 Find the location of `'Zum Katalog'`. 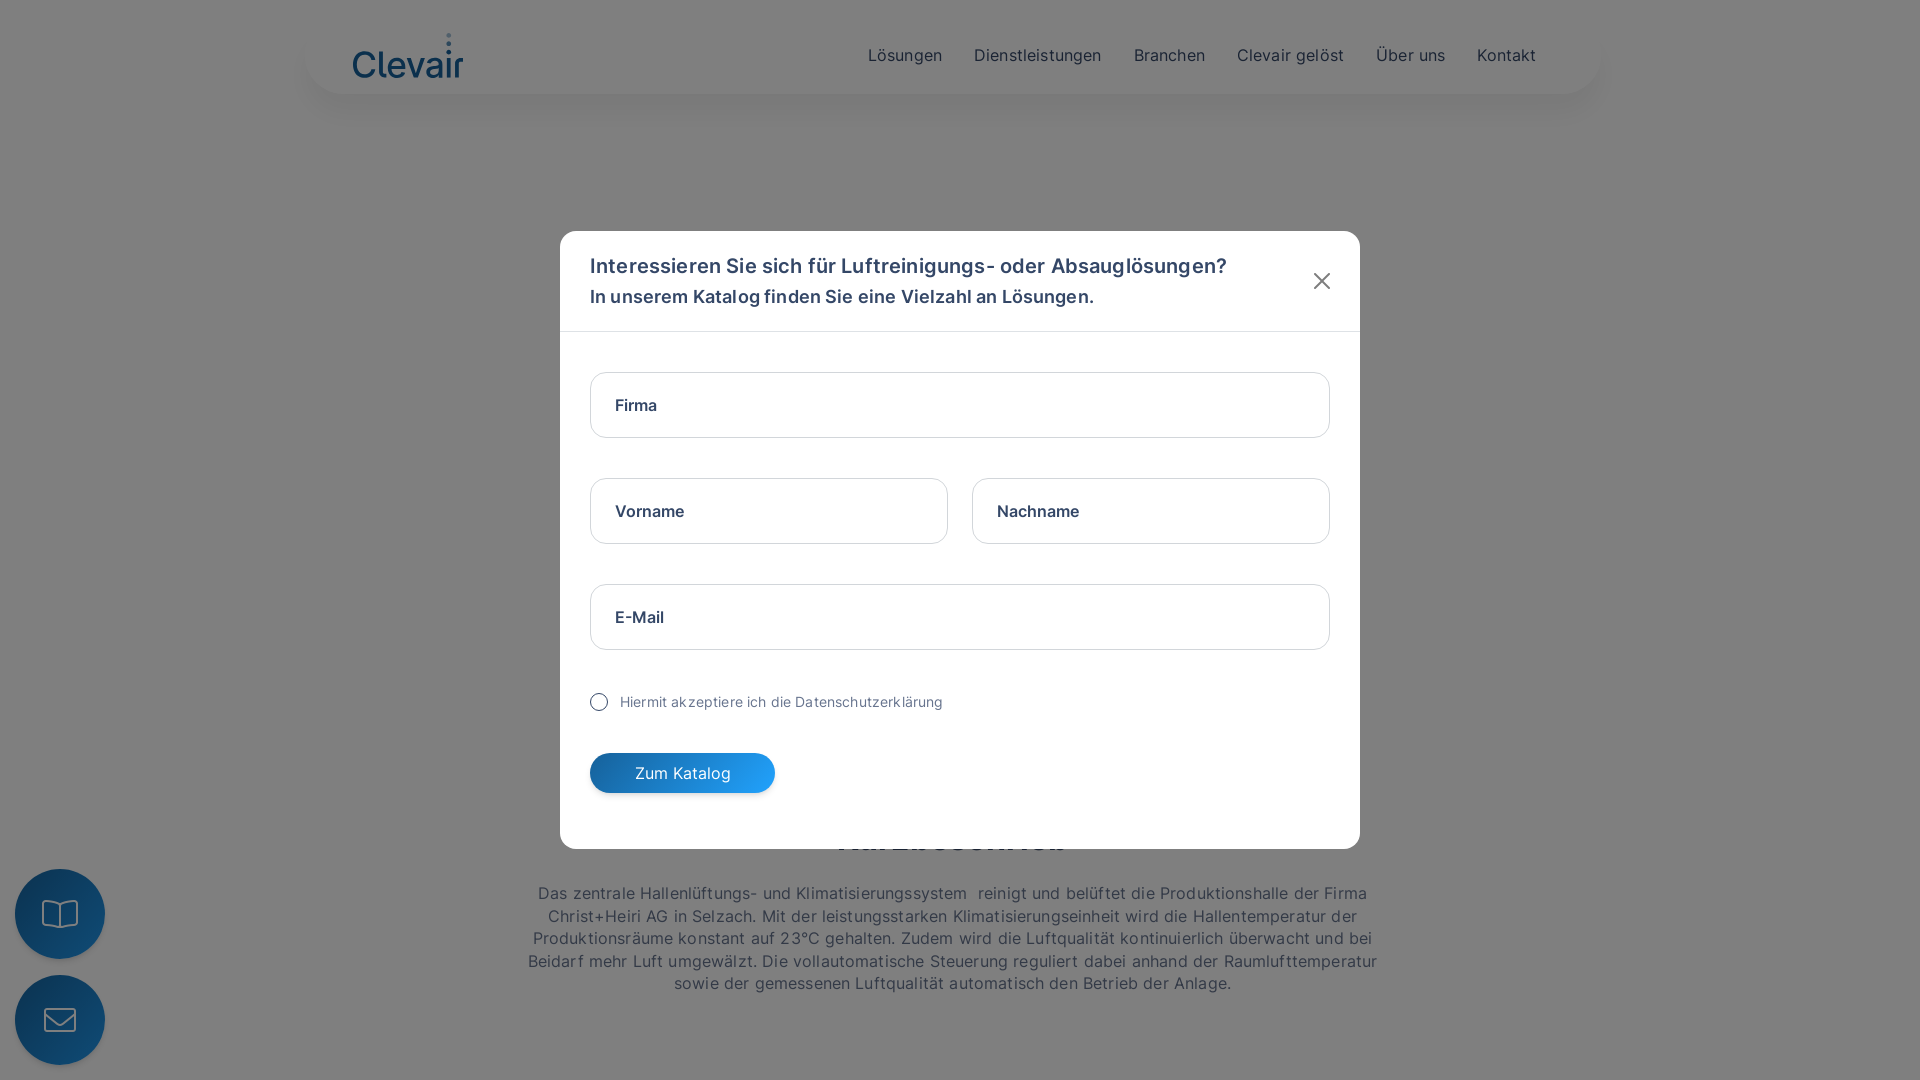

'Zum Katalog' is located at coordinates (589, 771).